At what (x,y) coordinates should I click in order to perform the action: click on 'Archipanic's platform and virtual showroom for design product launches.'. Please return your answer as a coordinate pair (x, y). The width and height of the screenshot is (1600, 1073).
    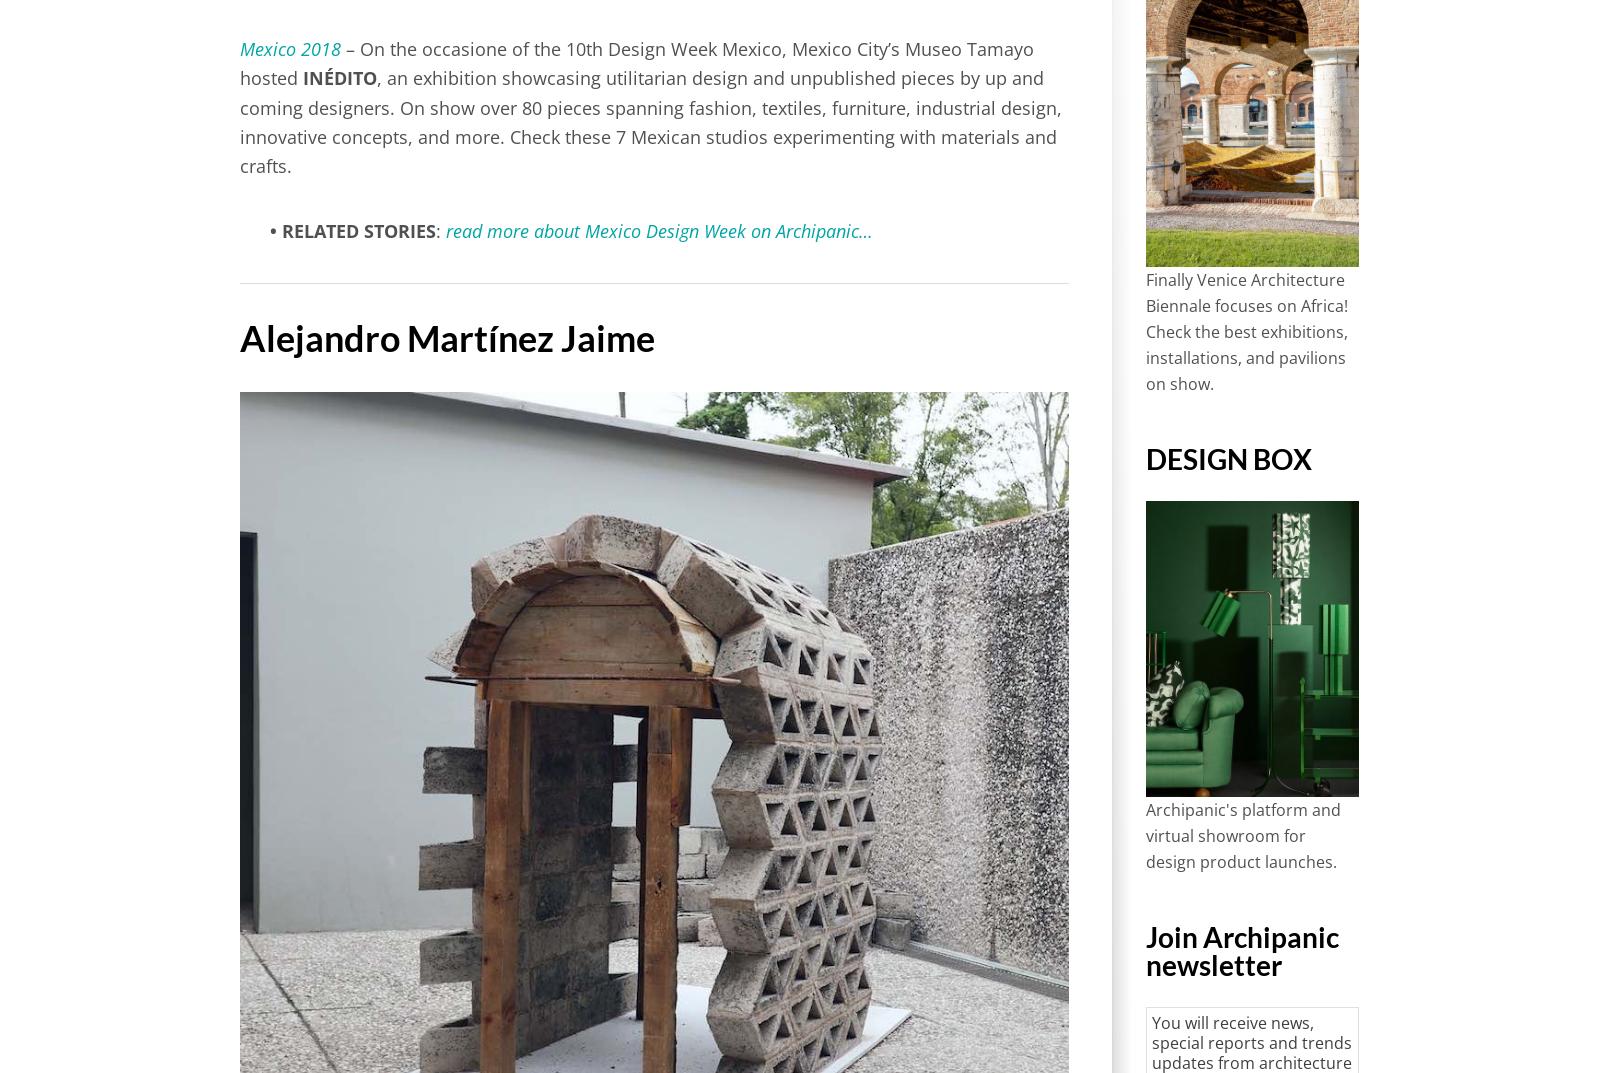
    Looking at the image, I should click on (1241, 834).